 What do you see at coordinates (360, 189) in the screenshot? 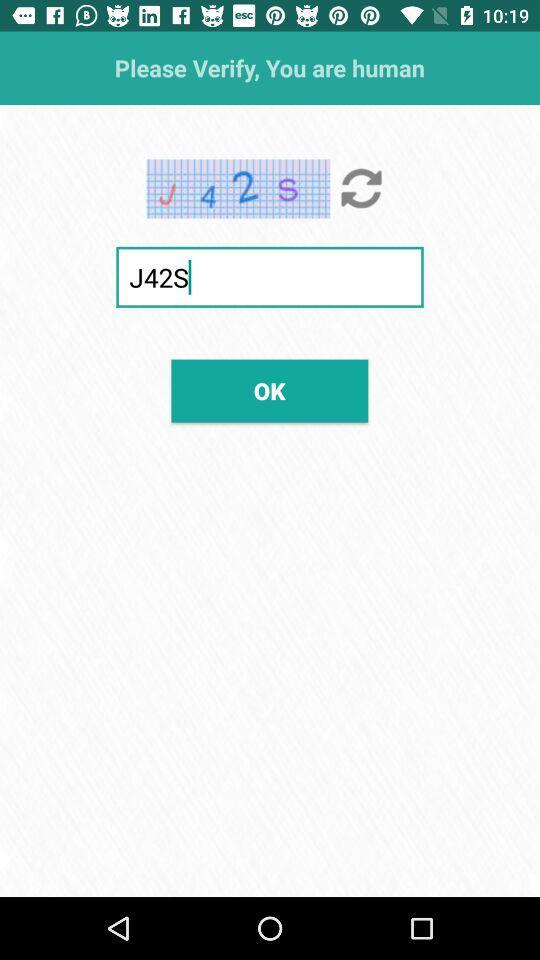
I see `icon below the please verify you item` at bounding box center [360, 189].